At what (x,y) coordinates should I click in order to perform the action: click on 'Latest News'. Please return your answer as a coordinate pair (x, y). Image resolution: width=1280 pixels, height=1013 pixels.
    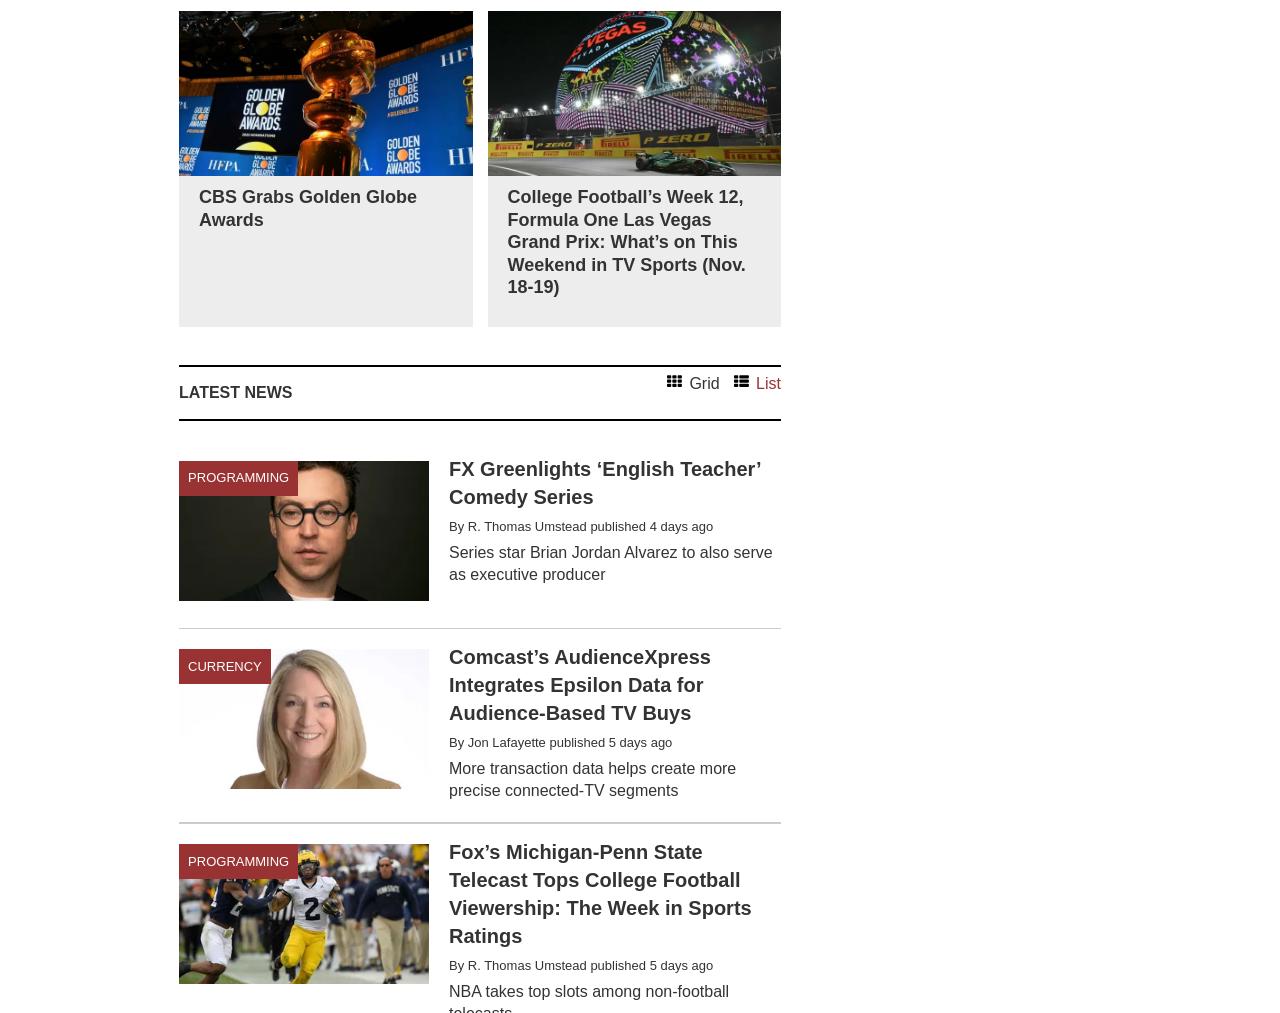
    Looking at the image, I should click on (235, 391).